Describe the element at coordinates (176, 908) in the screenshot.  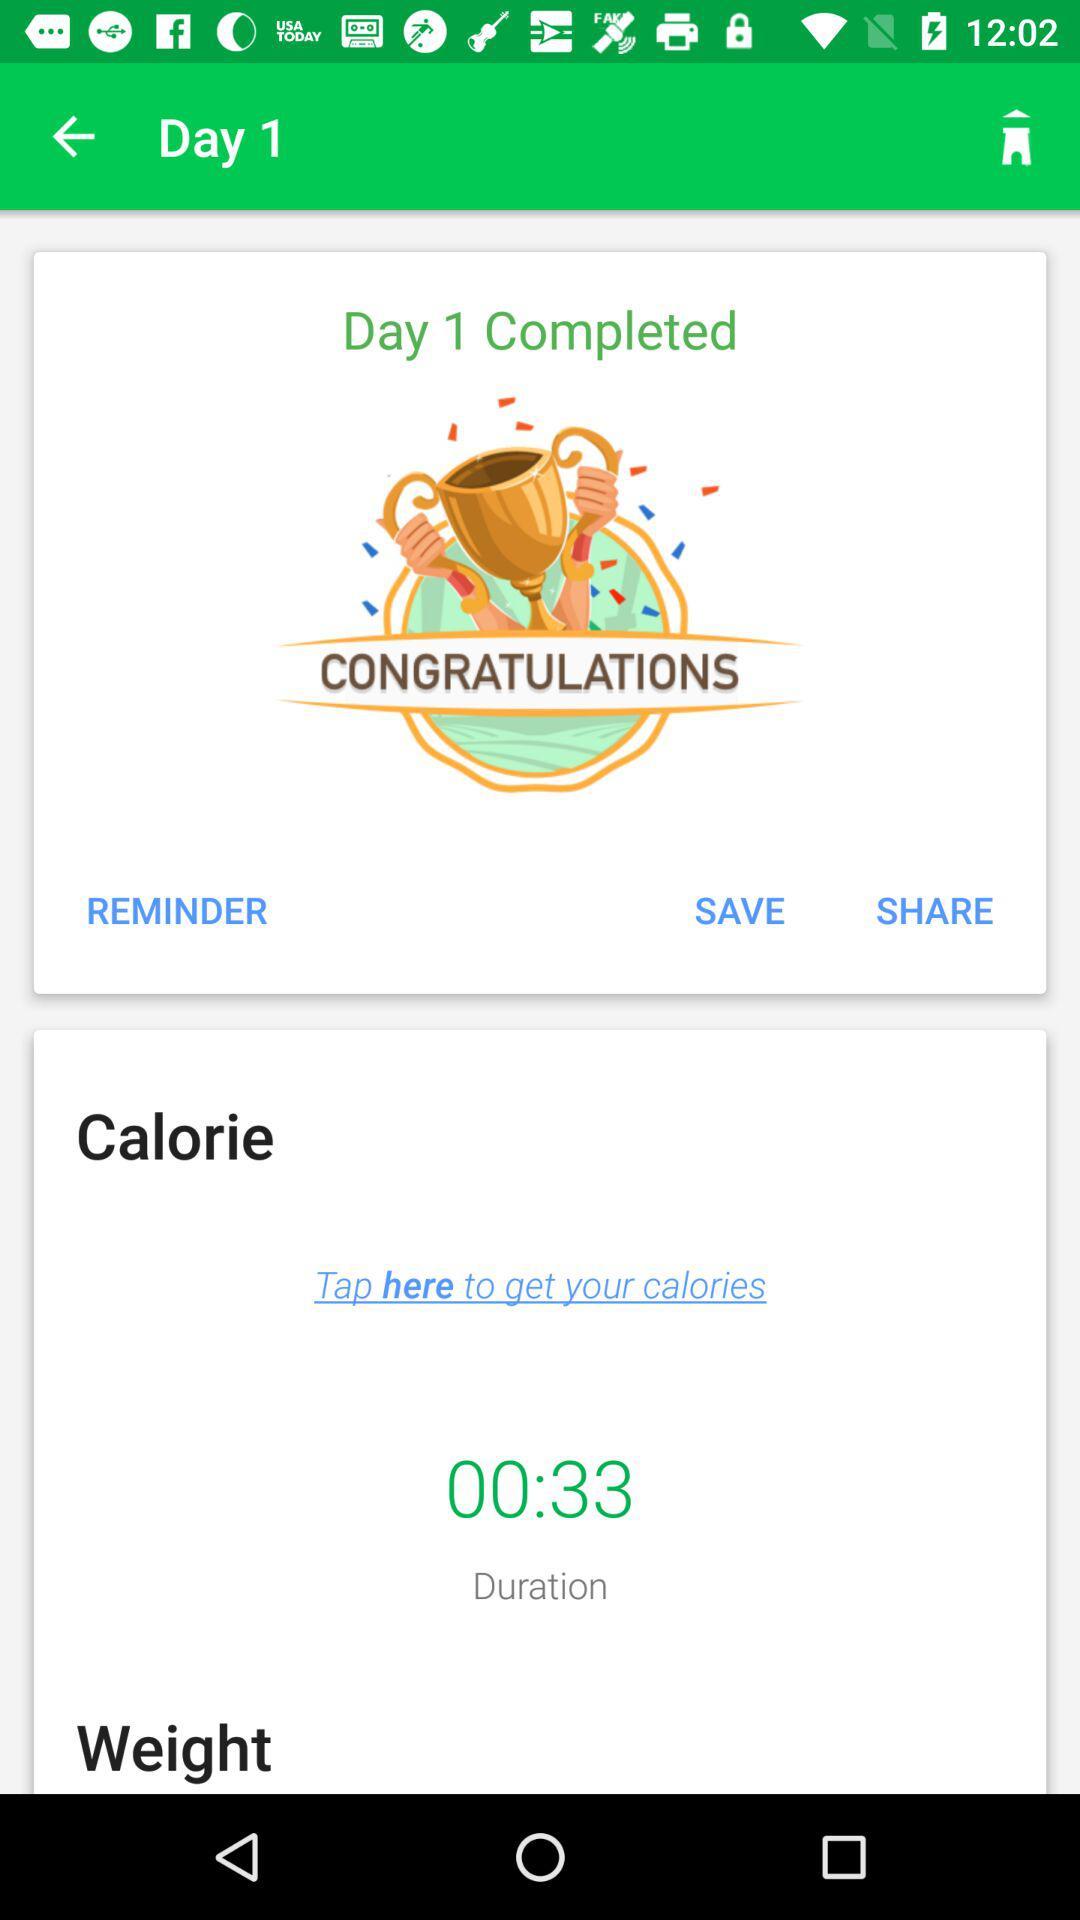
I see `the icon next to save` at that location.